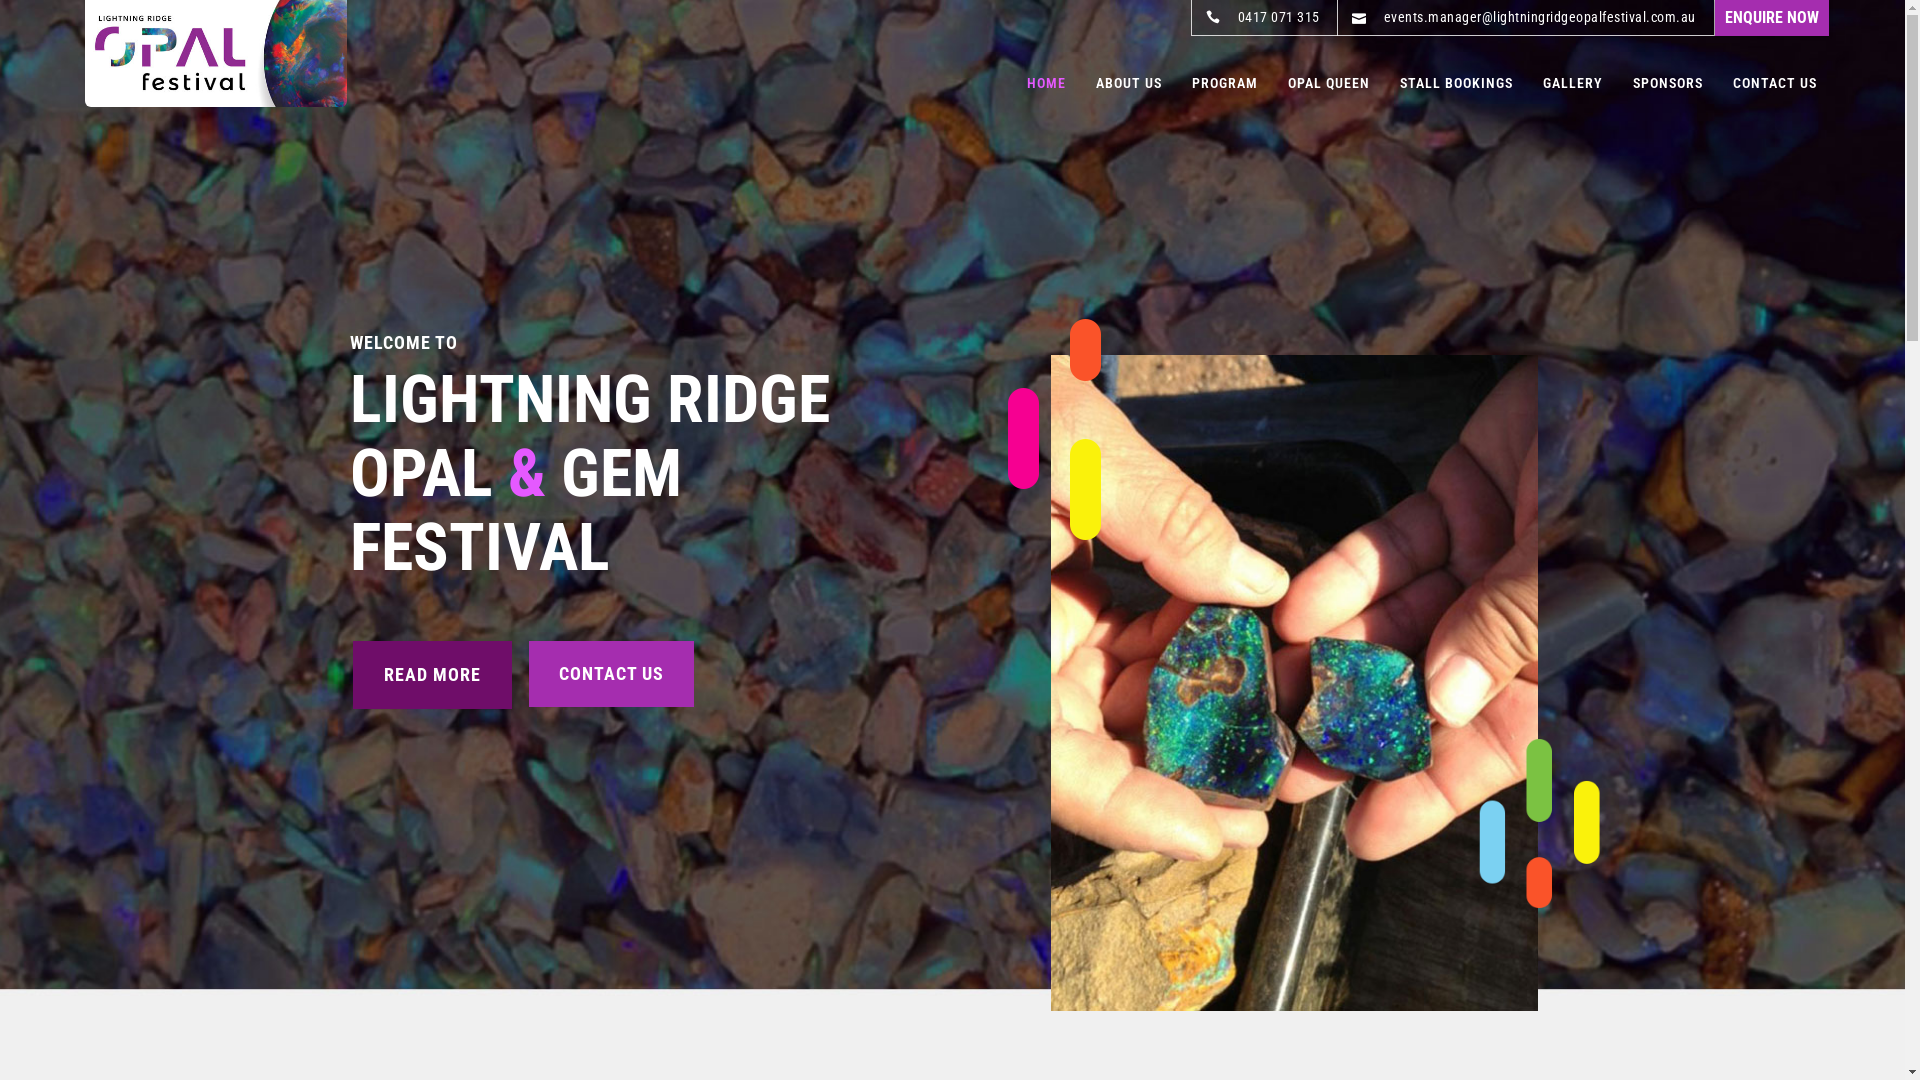 The image size is (1920, 1080). What do you see at coordinates (431, 675) in the screenshot?
I see `'READ MORE'` at bounding box center [431, 675].